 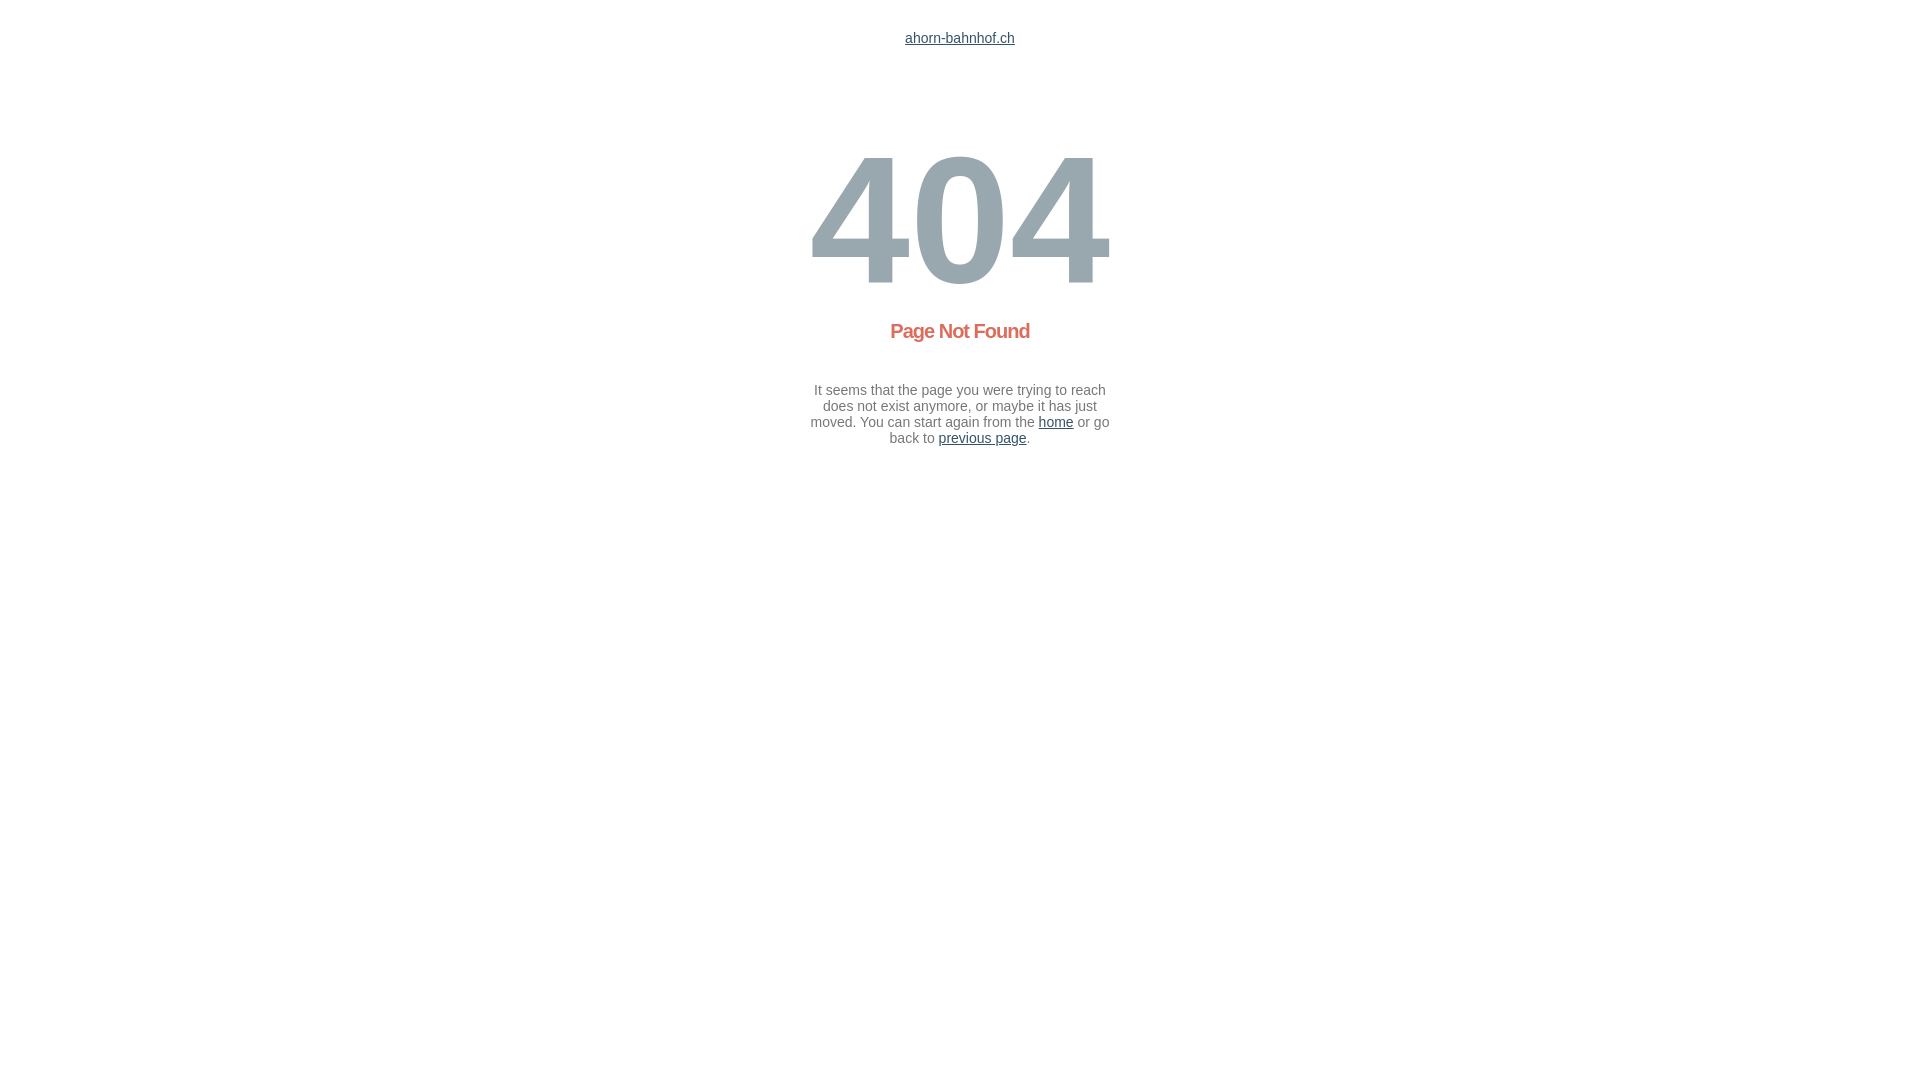 I want to click on 'previous page', so click(x=983, y=437).